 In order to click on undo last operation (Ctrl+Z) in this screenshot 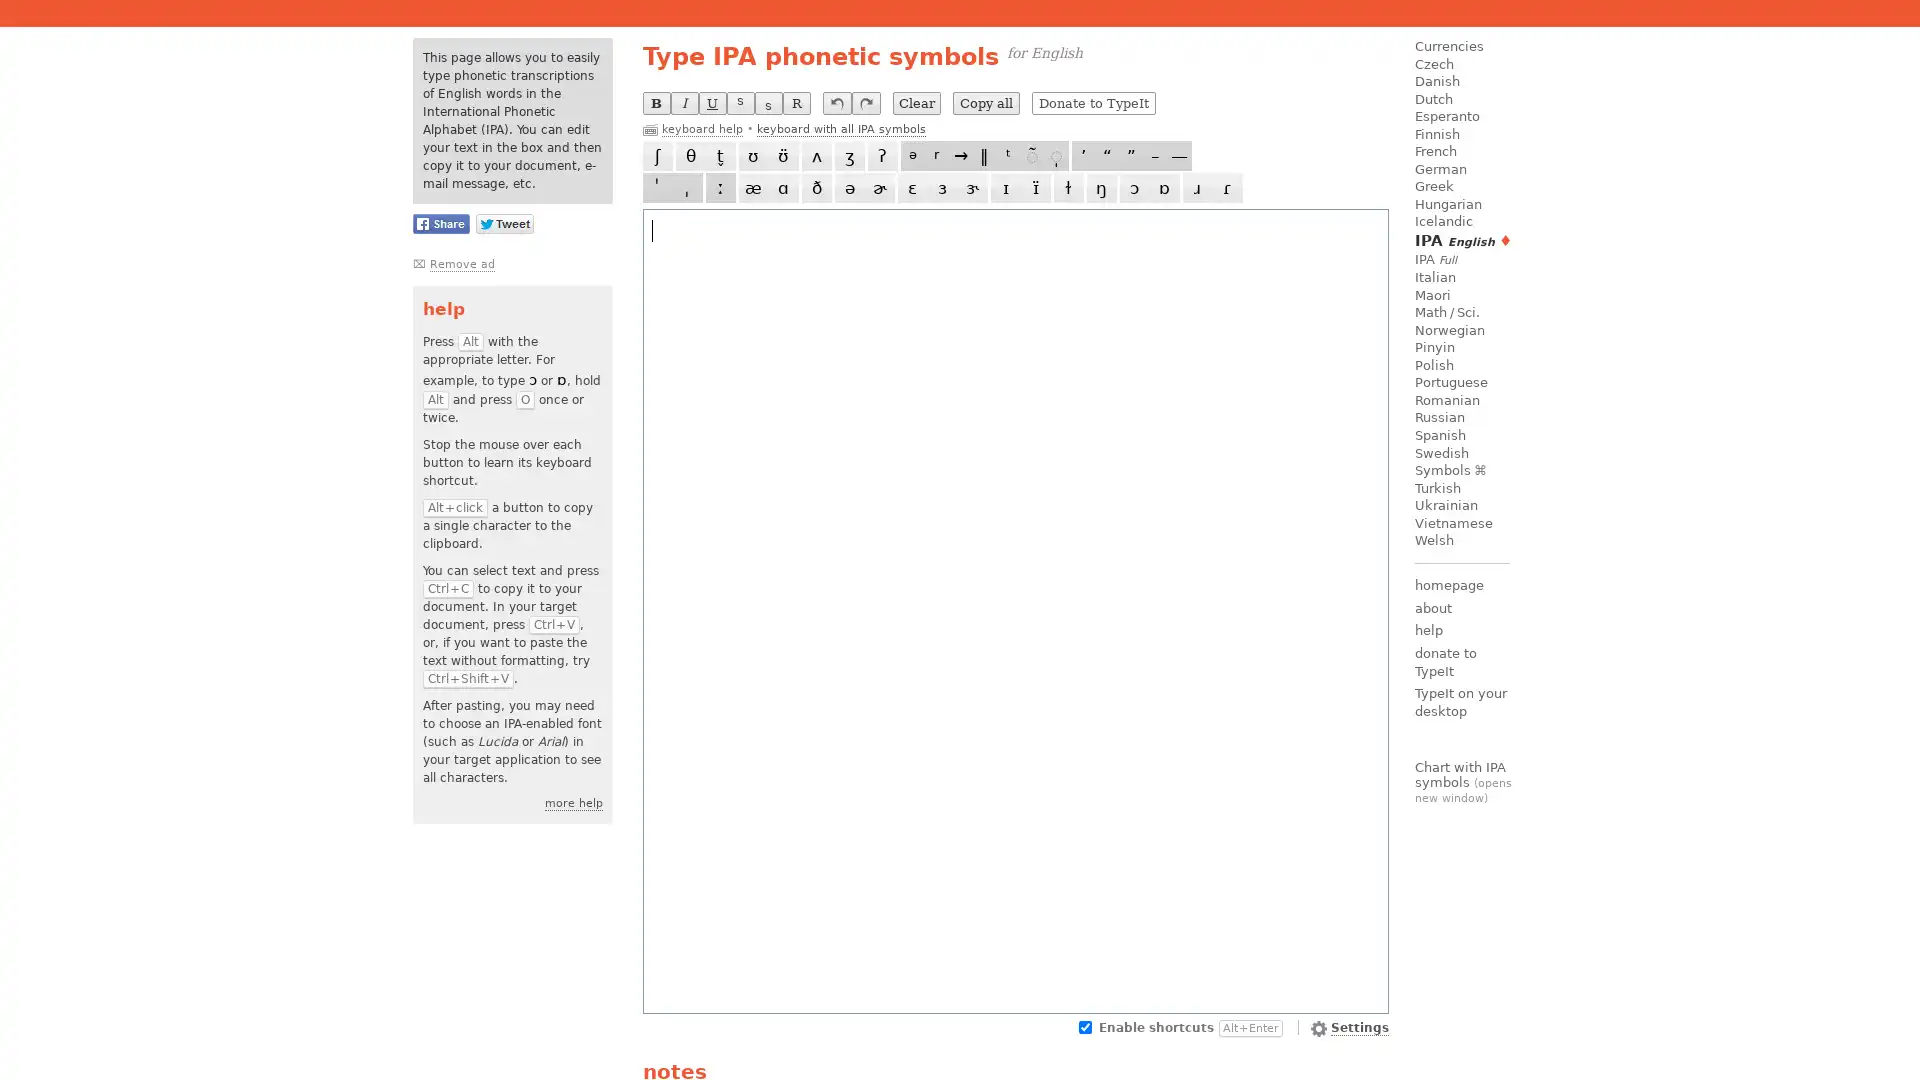, I will do `click(836, 103)`.